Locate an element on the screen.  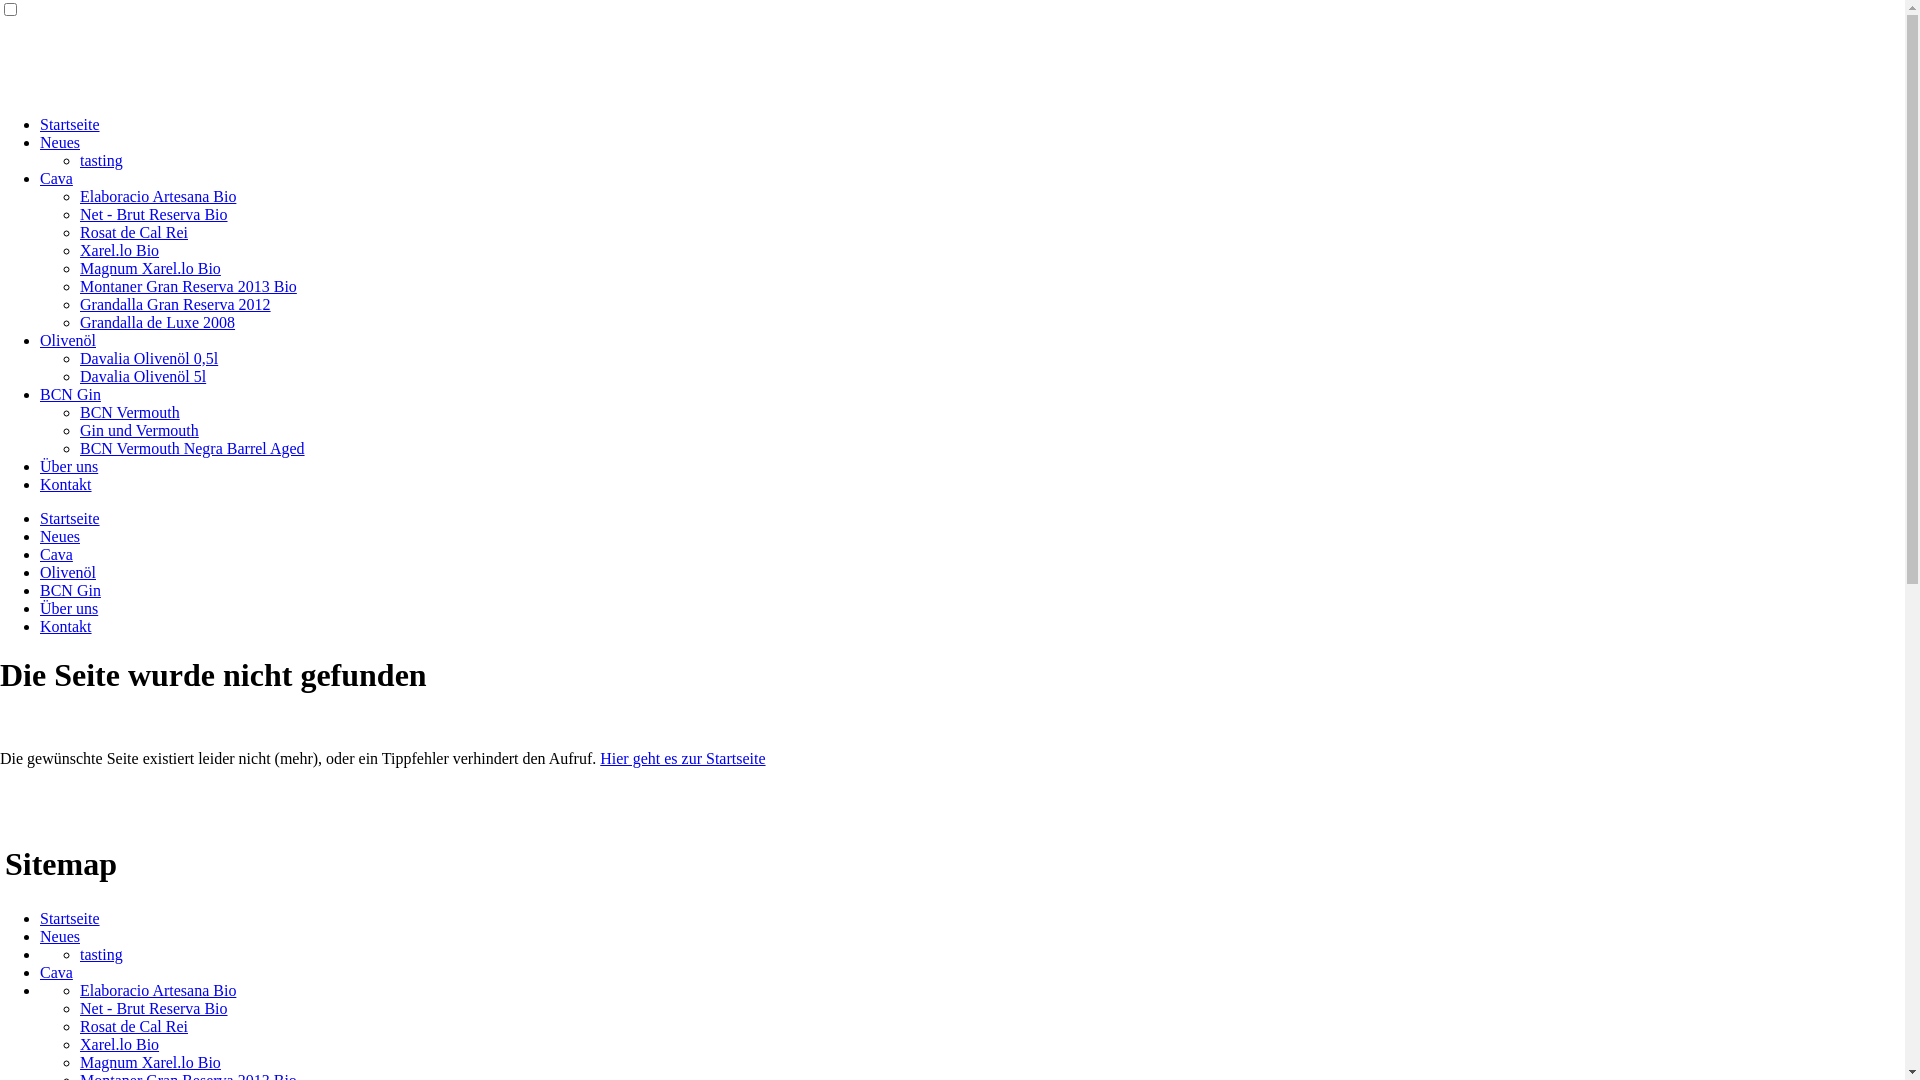
'BCN Gin' is located at coordinates (70, 394).